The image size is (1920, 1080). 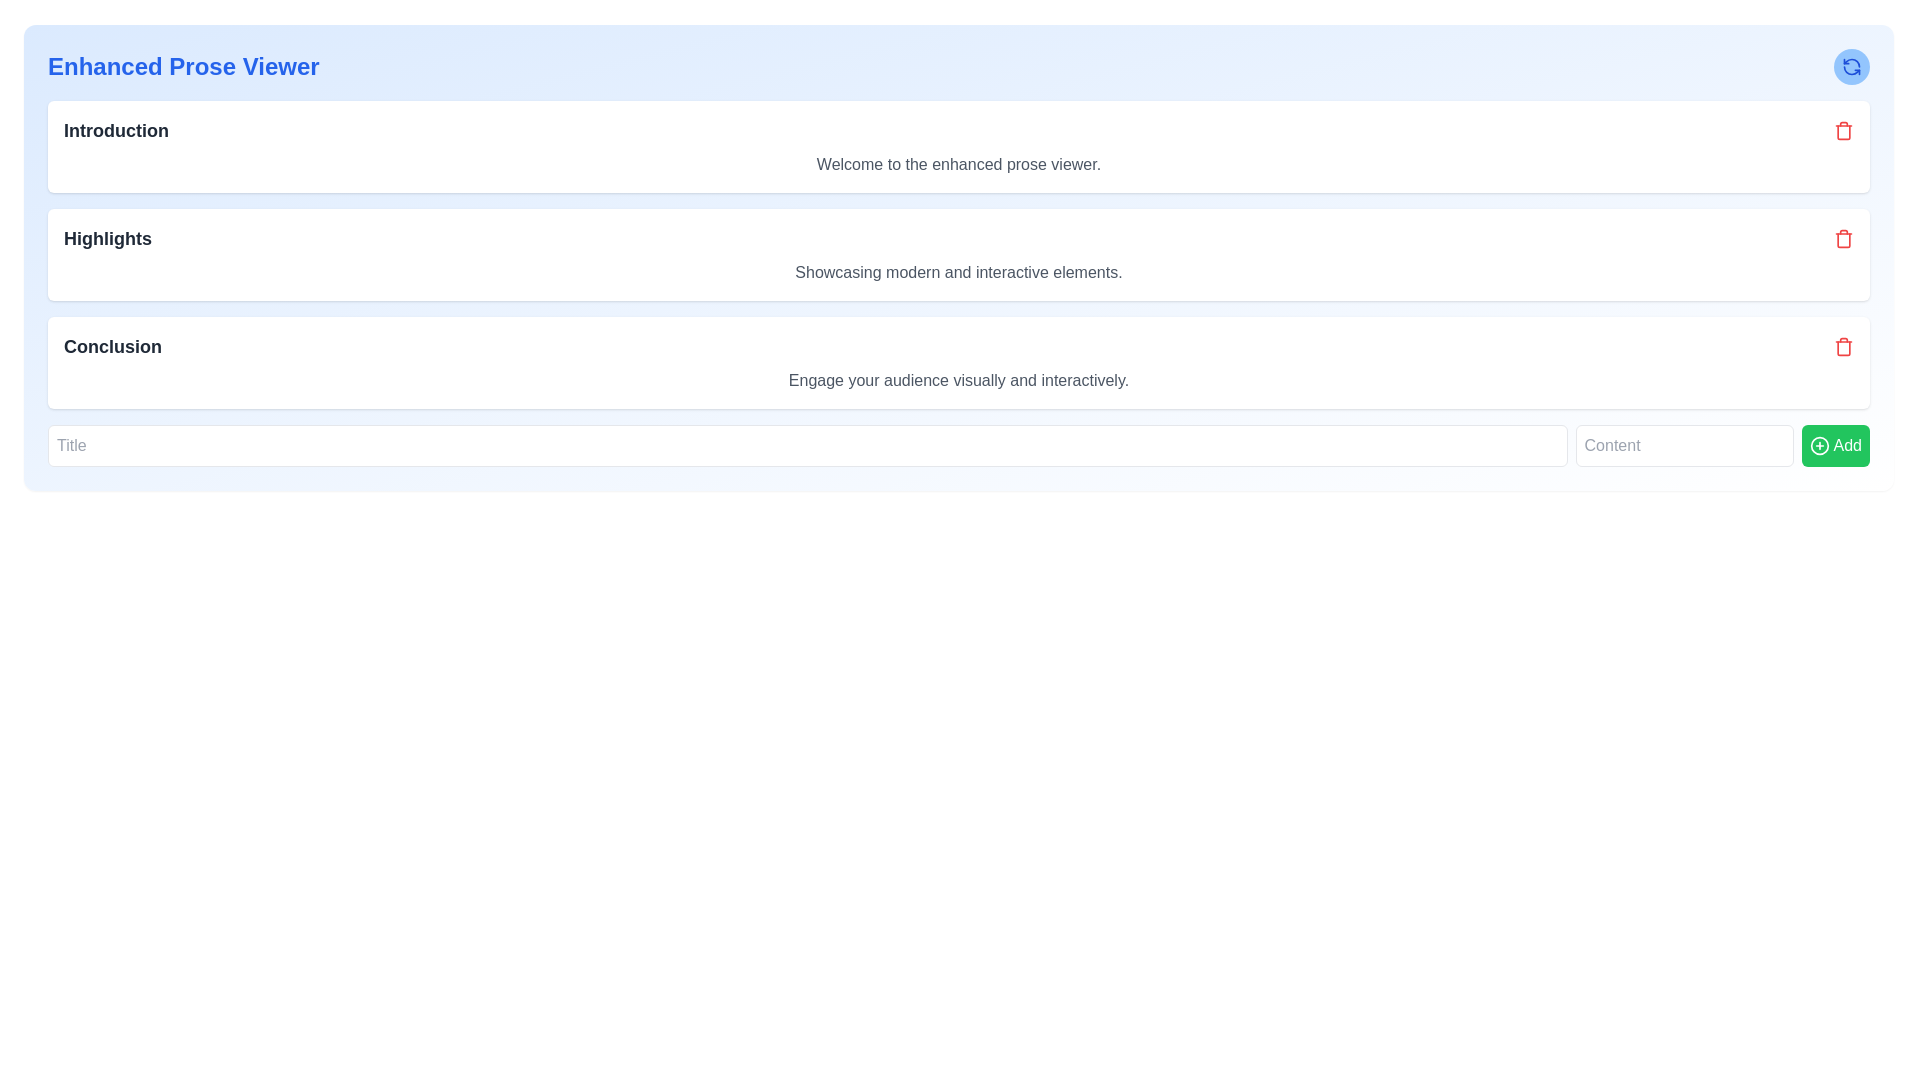 I want to click on the refresh icon located in the top-right corner of the interface, which is part of a circular button with a blue background, so click(x=1851, y=65).